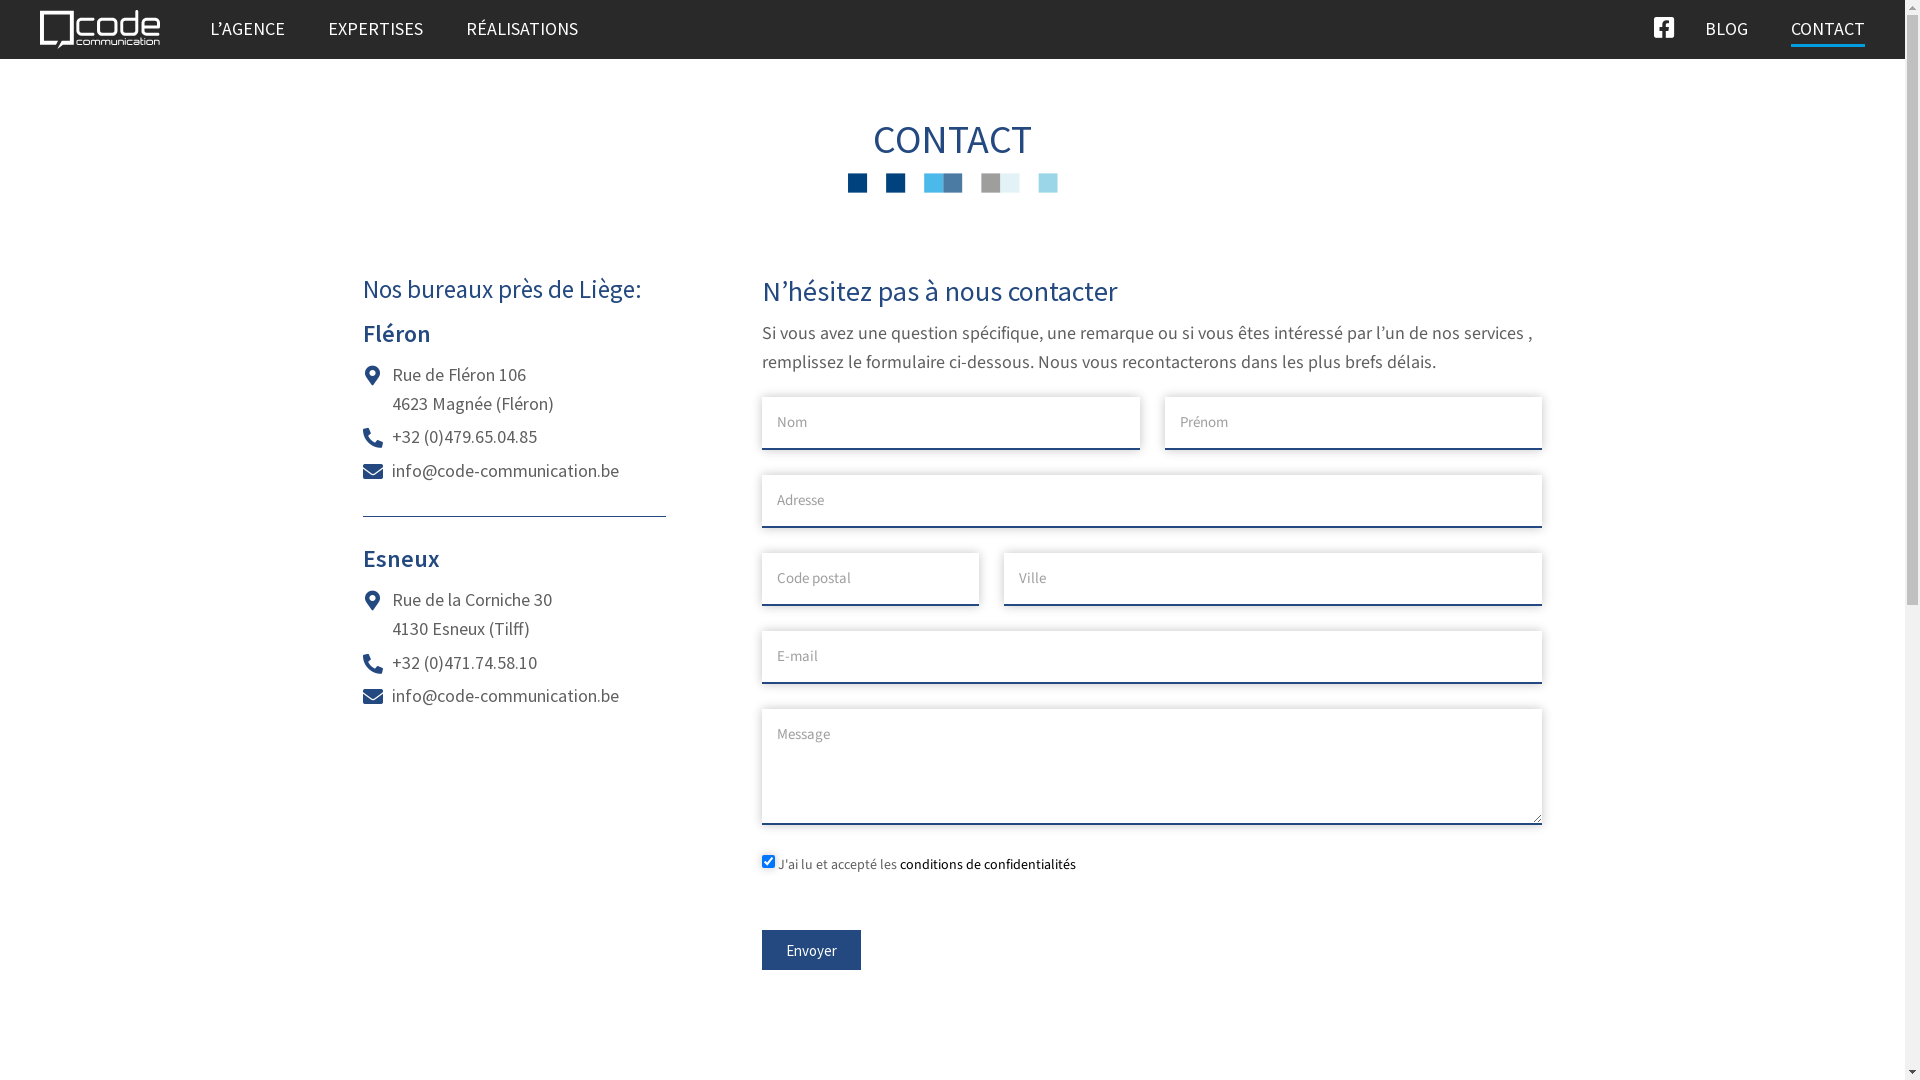 The image size is (1920, 1080). I want to click on '+32 (0)471.74.58.10', so click(392, 662).